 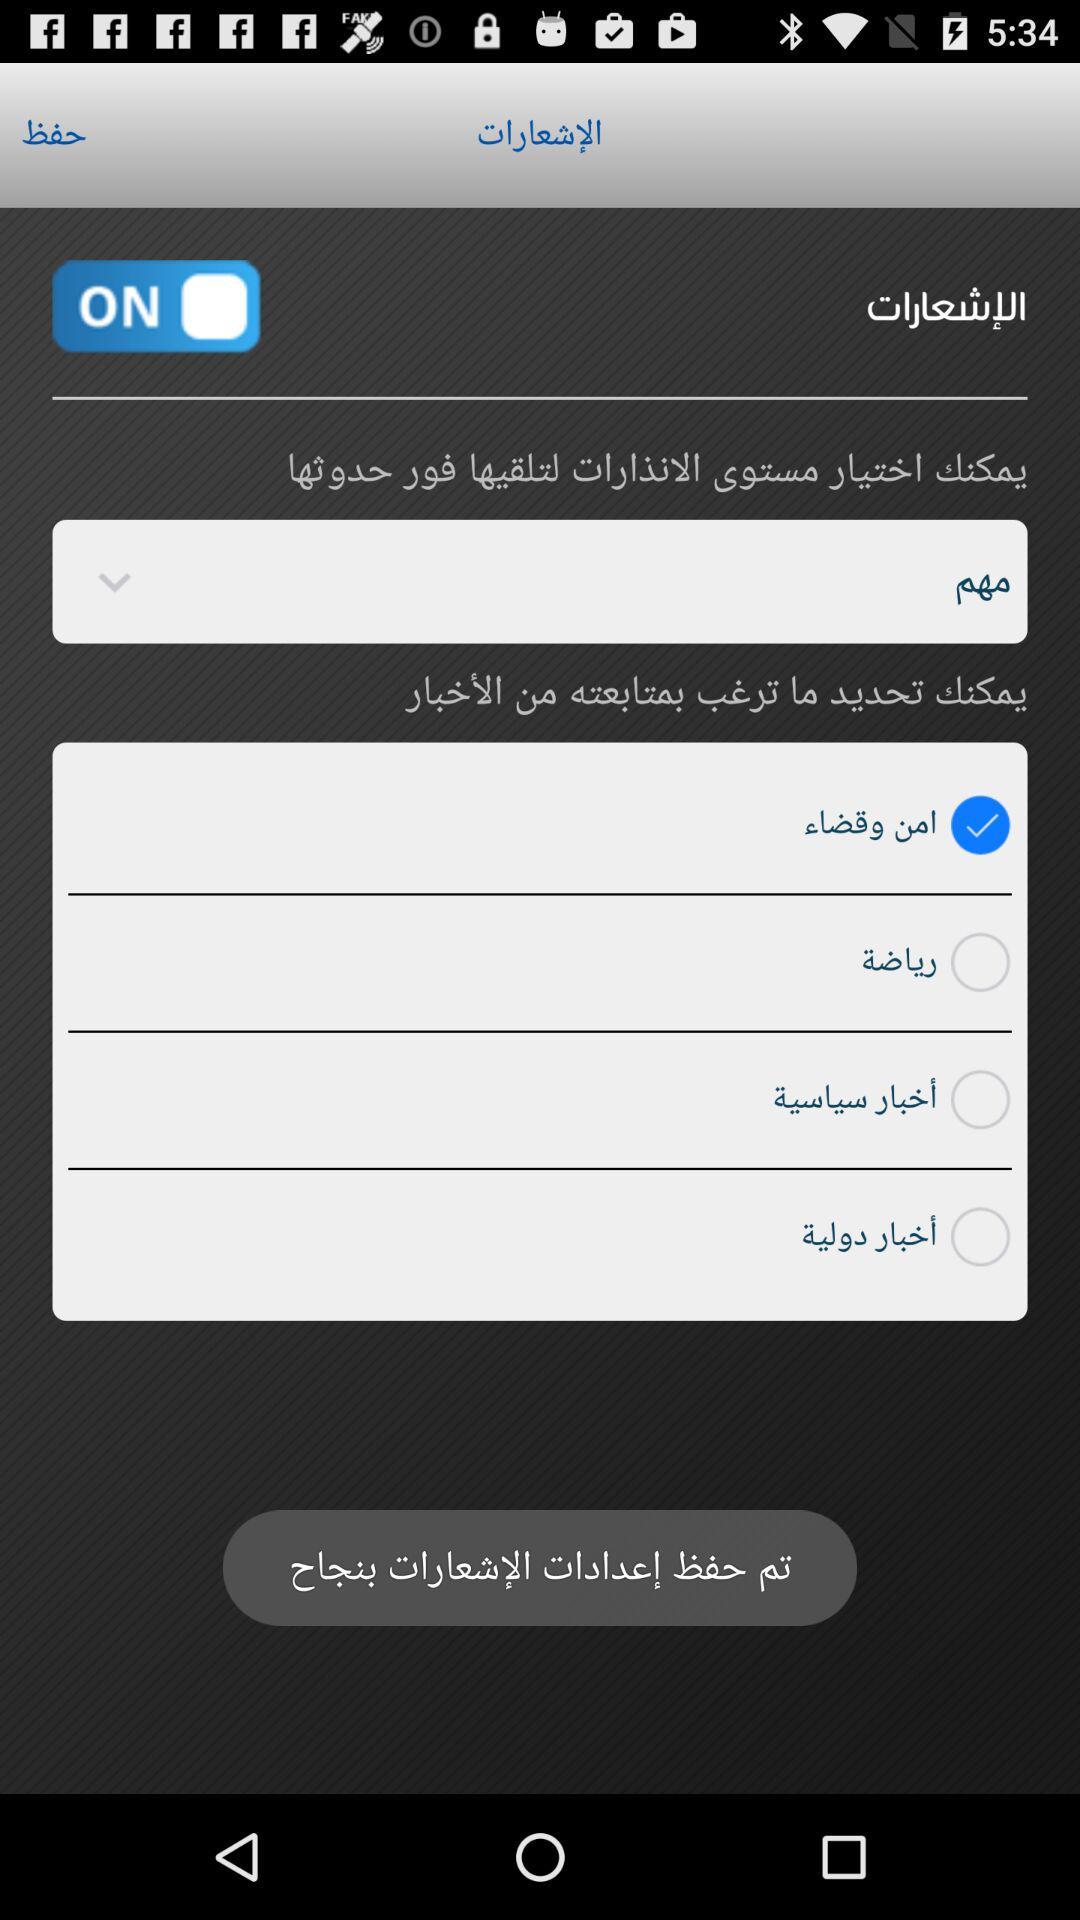 I want to click on the second row from bottom, so click(x=980, y=1098).